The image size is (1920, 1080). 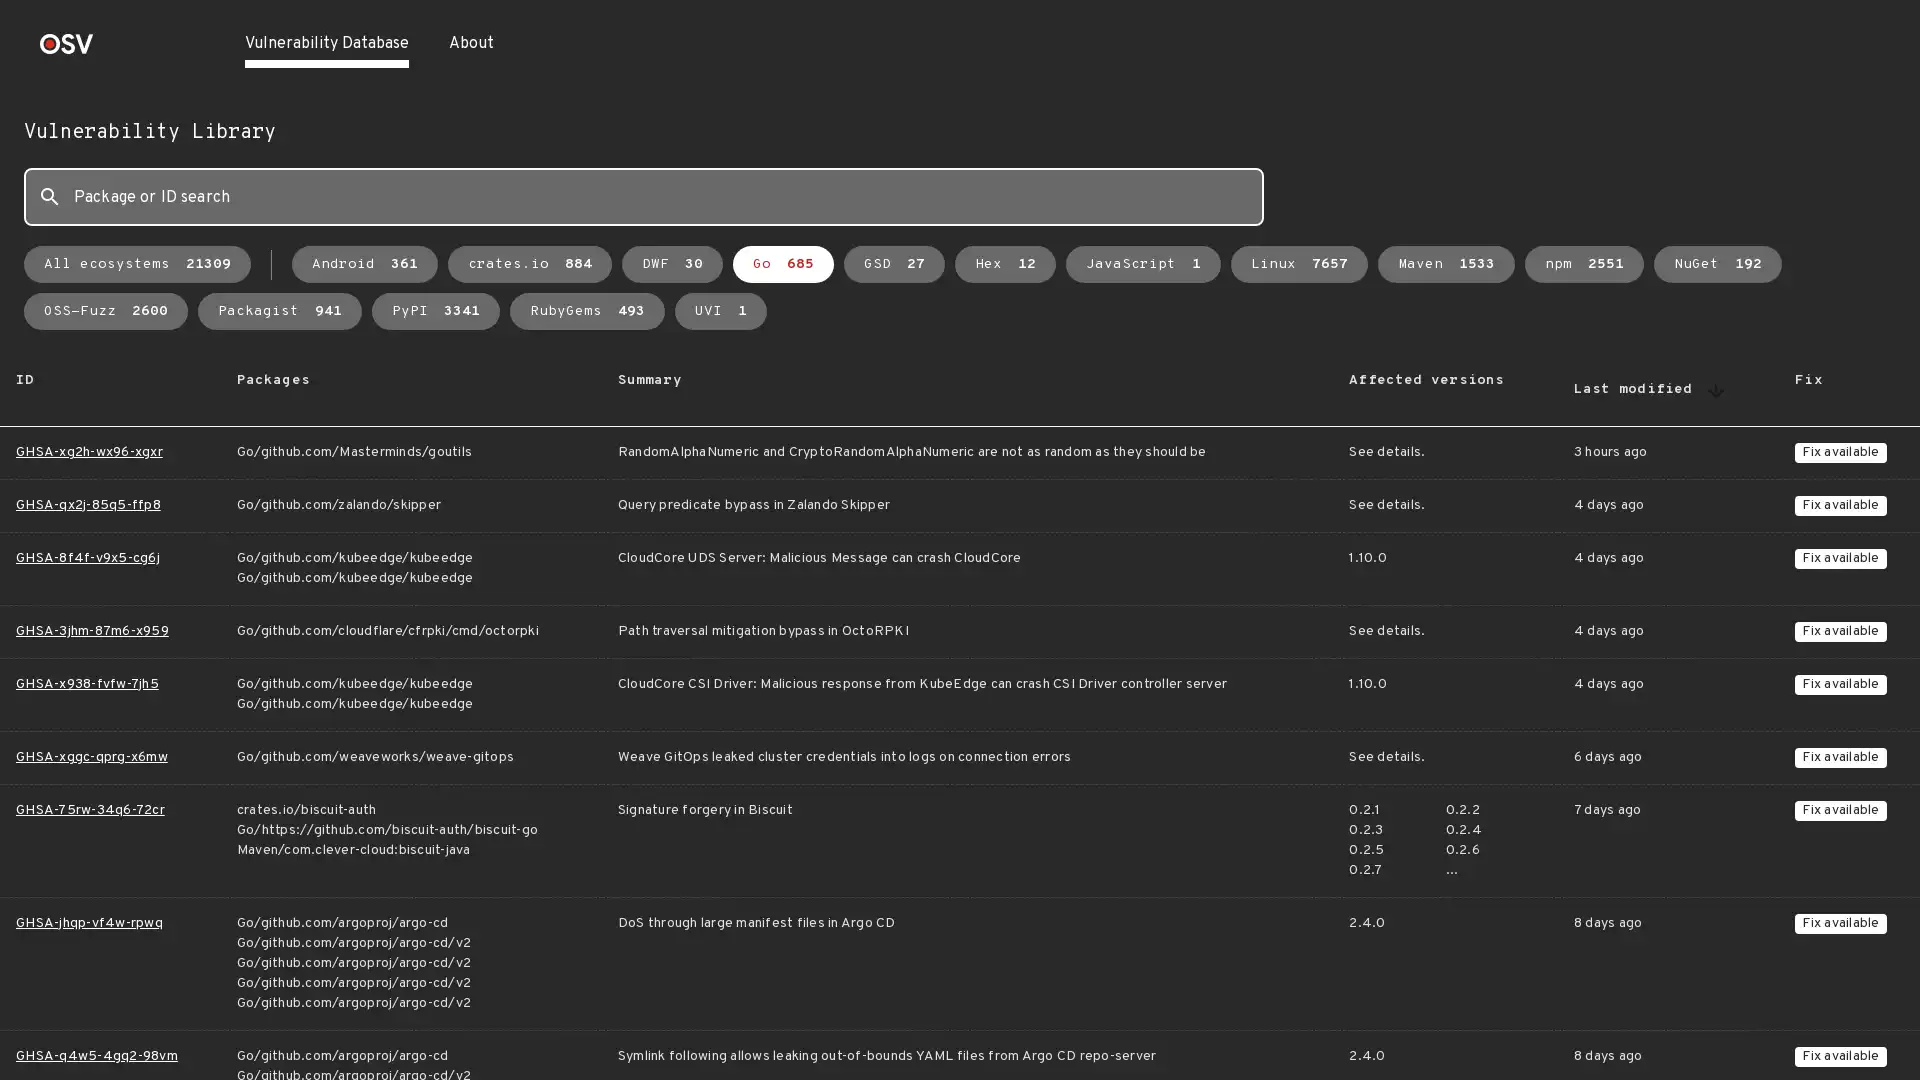 What do you see at coordinates (1715, 389) in the screenshot?
I see `Sort by Last modified` at bounding box center [1715, 389].